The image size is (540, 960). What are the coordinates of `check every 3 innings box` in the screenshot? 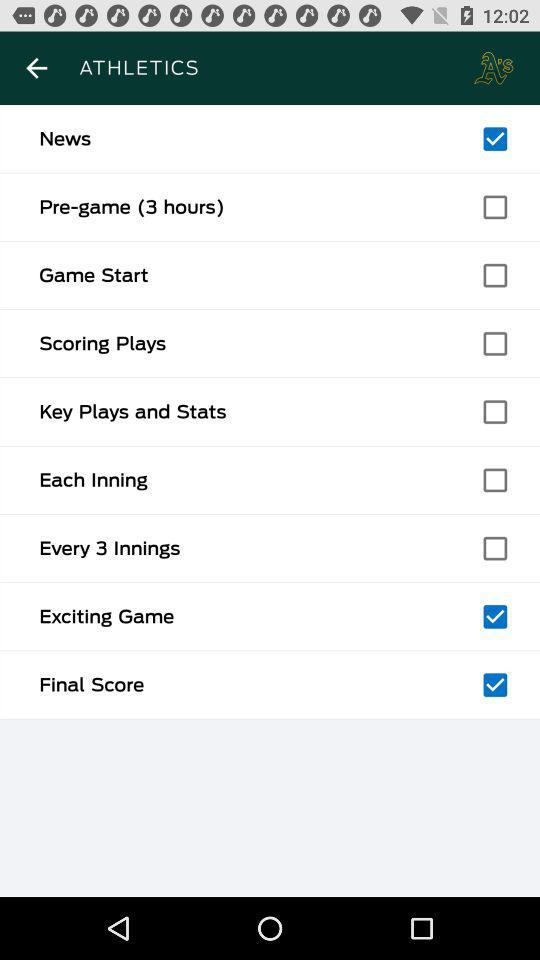 It's located at (494, 548).